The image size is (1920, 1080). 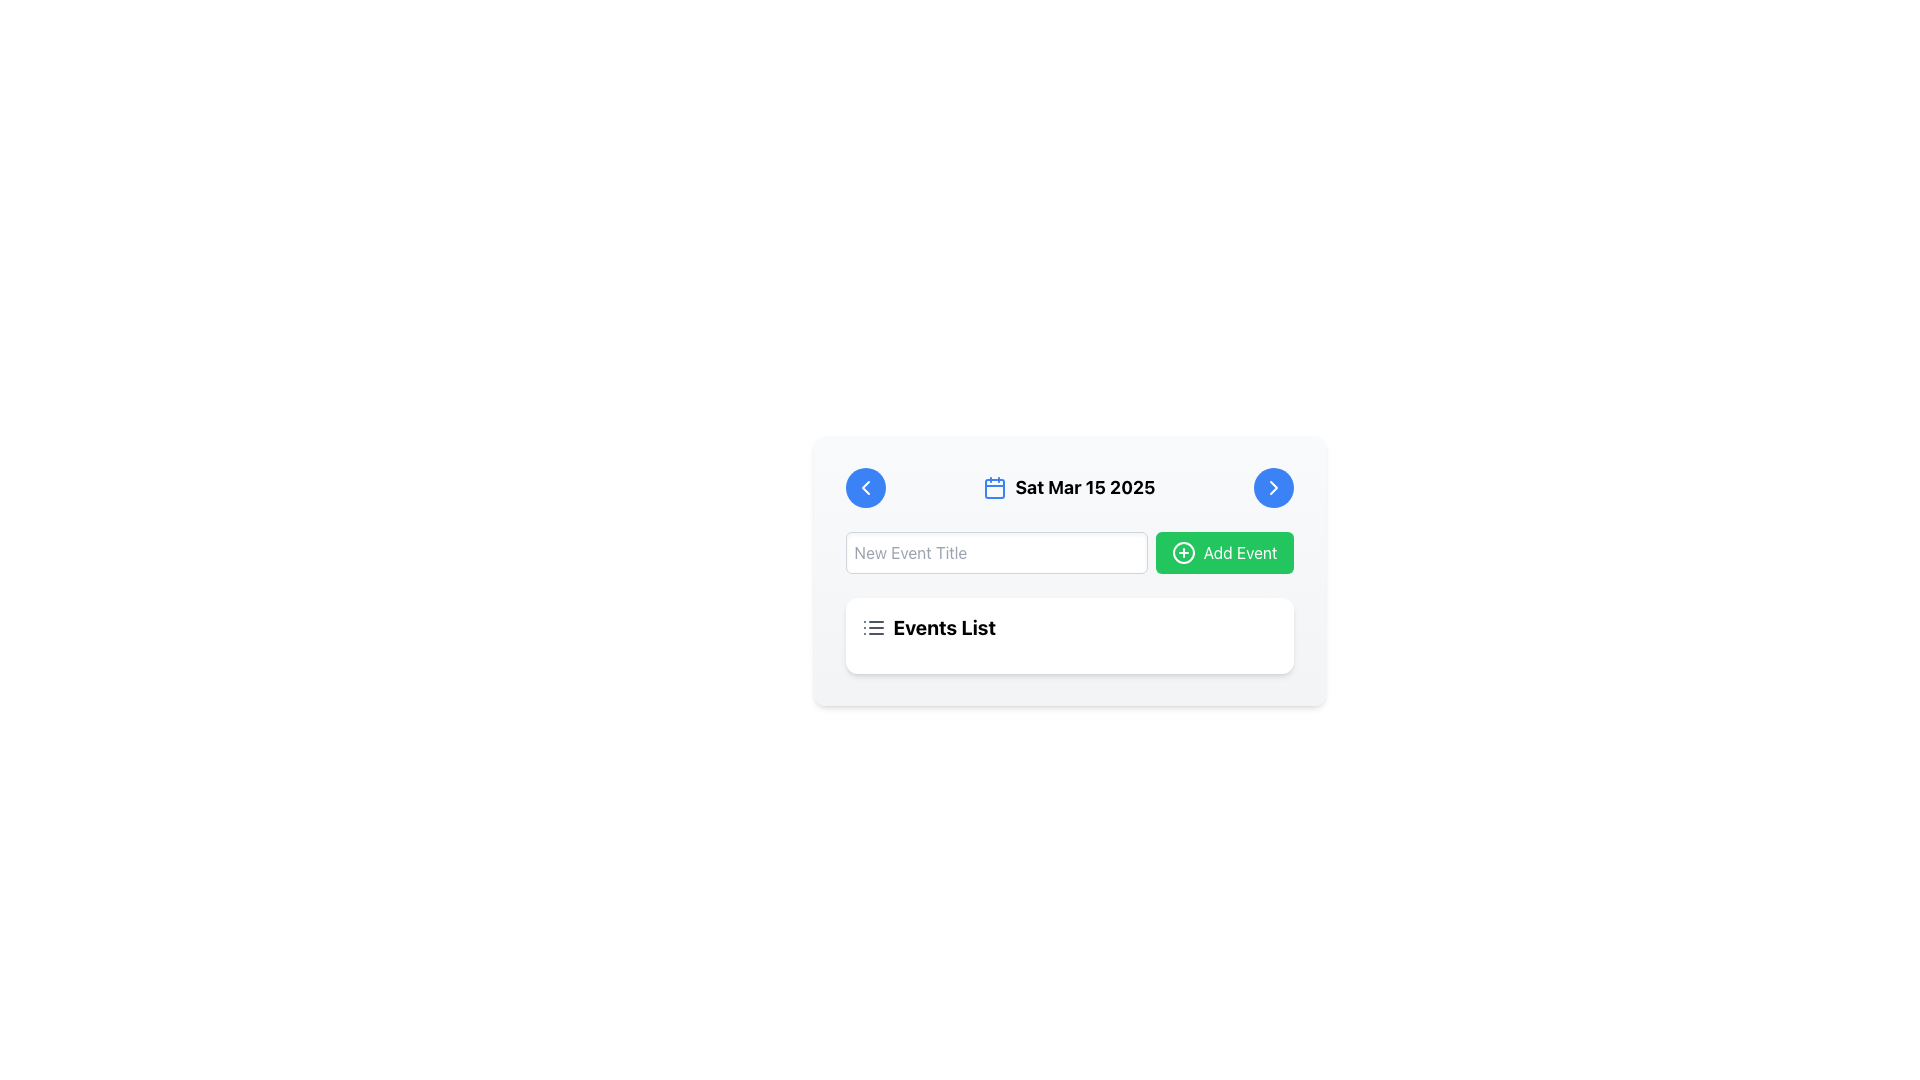 I want to click on the round blue button with a white left-pointing arrow, located on the left side before the 'Sat Mar 15 2025' text, so click(x=865, y=488).